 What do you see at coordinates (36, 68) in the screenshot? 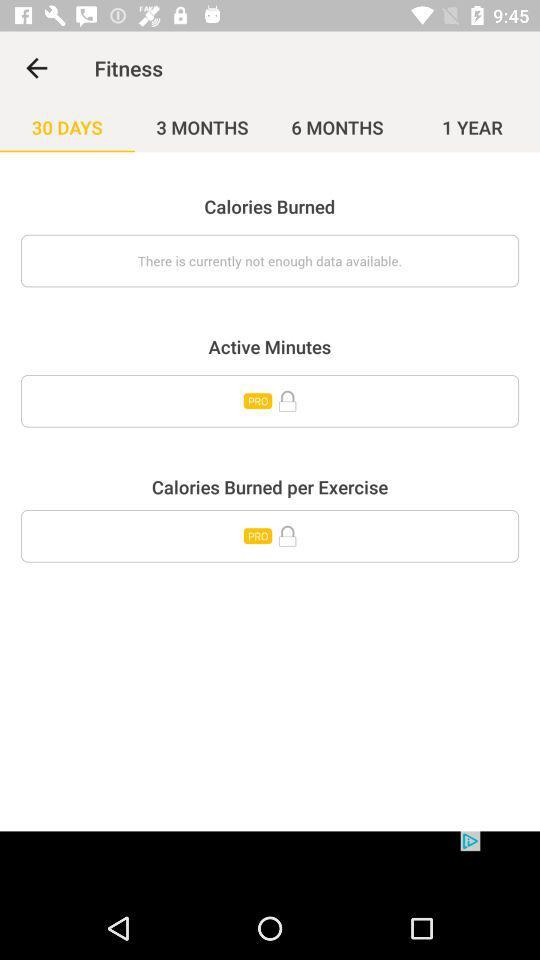
I see `item next to the fitness` at bounding box center [36, 68].